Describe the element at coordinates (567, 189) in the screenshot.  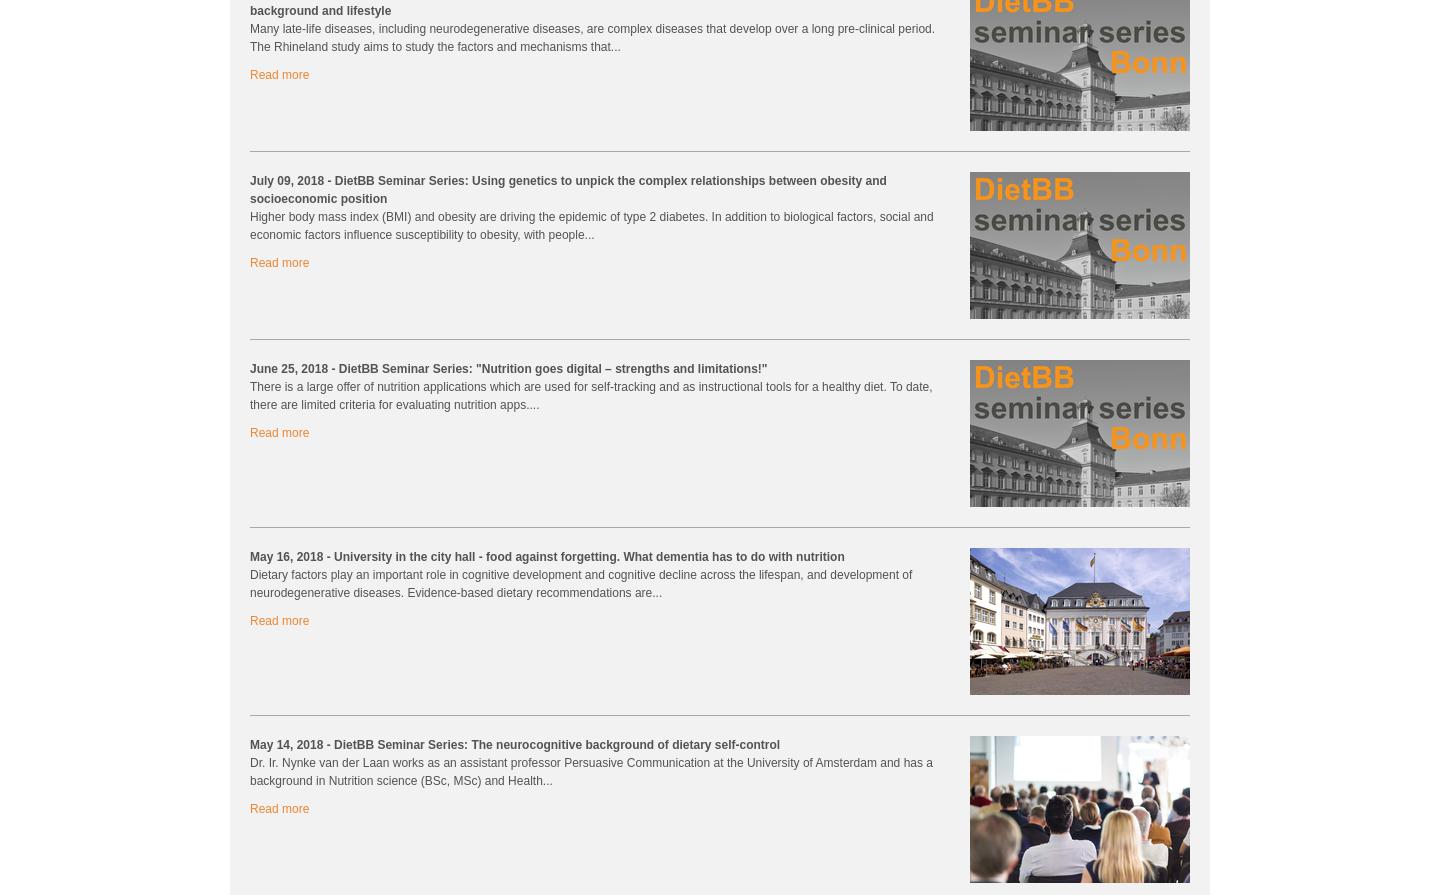
I see `'- DietBB Seminar Series: Using genetics to unpick the complex relationships between obesity and socioeconomic position'` at that location.